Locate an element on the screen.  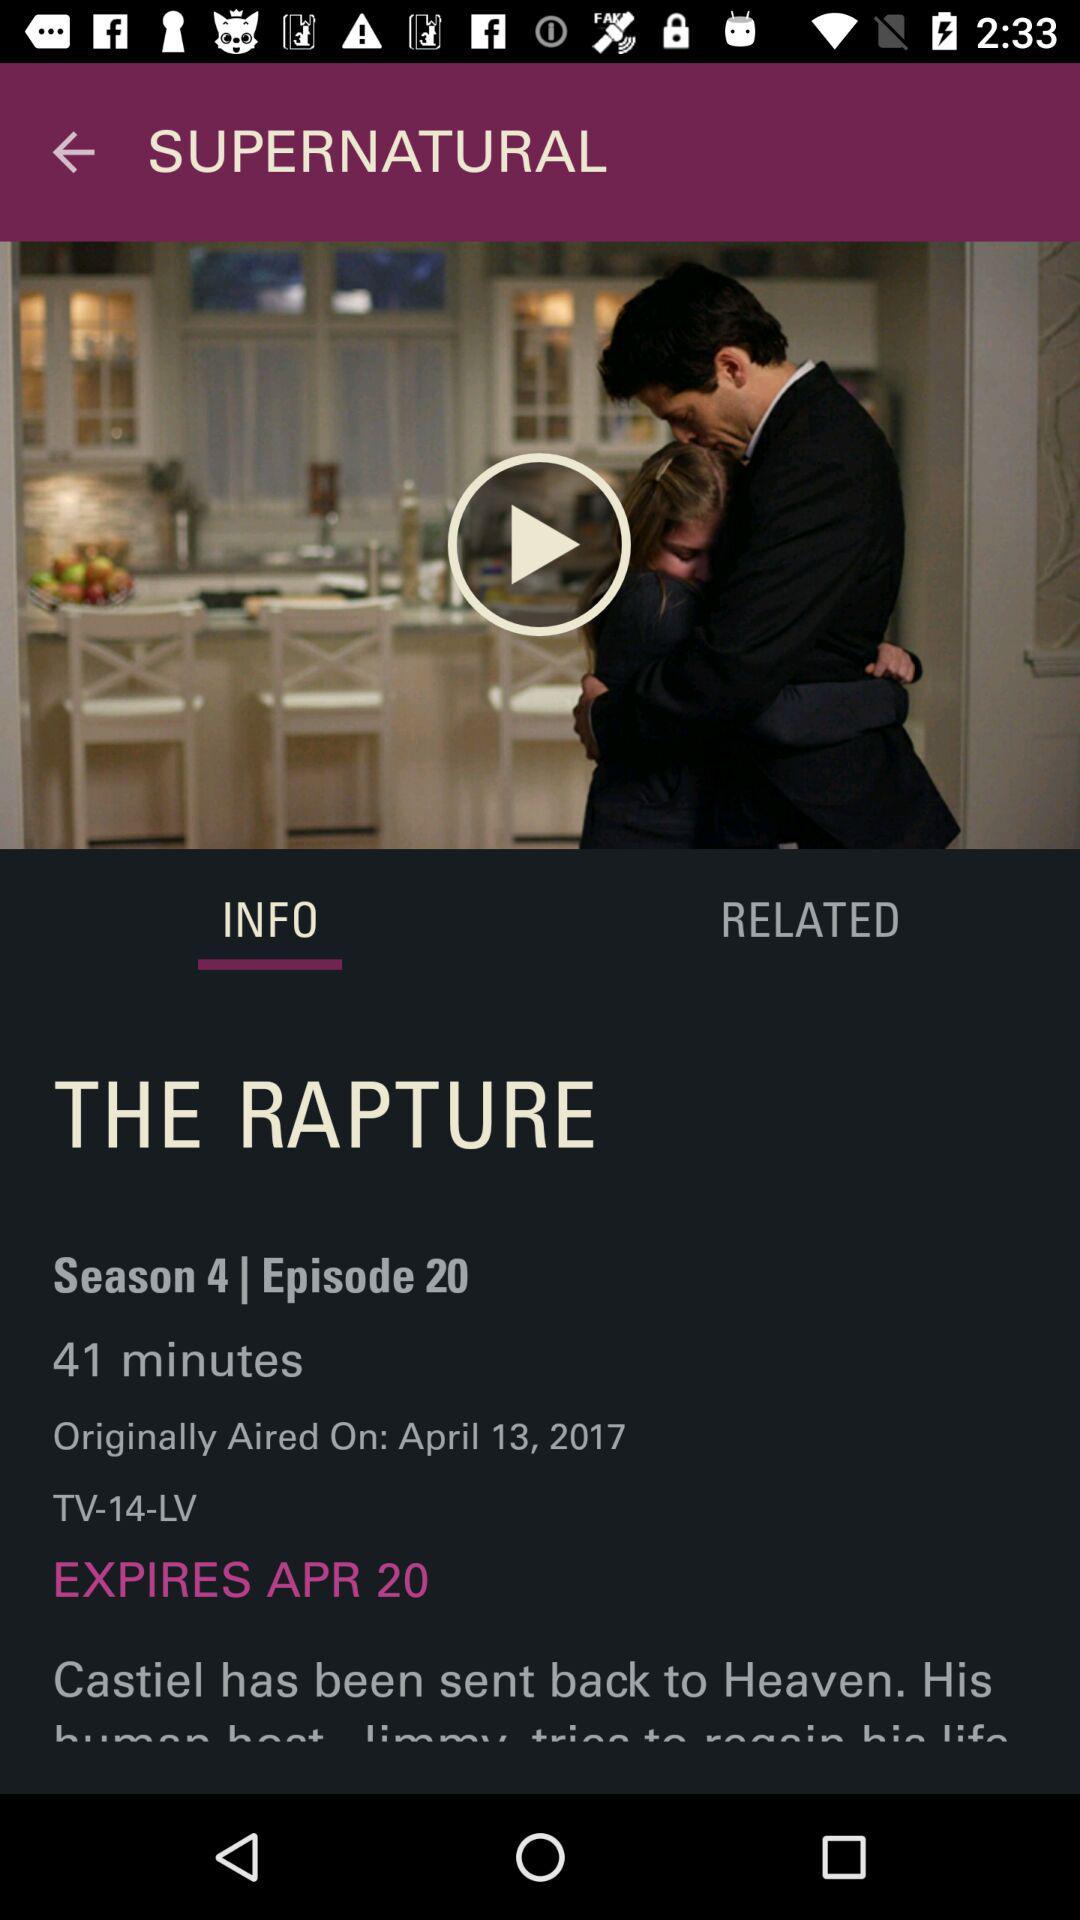
the item below the rapture is located at coordinates (259, 1287).